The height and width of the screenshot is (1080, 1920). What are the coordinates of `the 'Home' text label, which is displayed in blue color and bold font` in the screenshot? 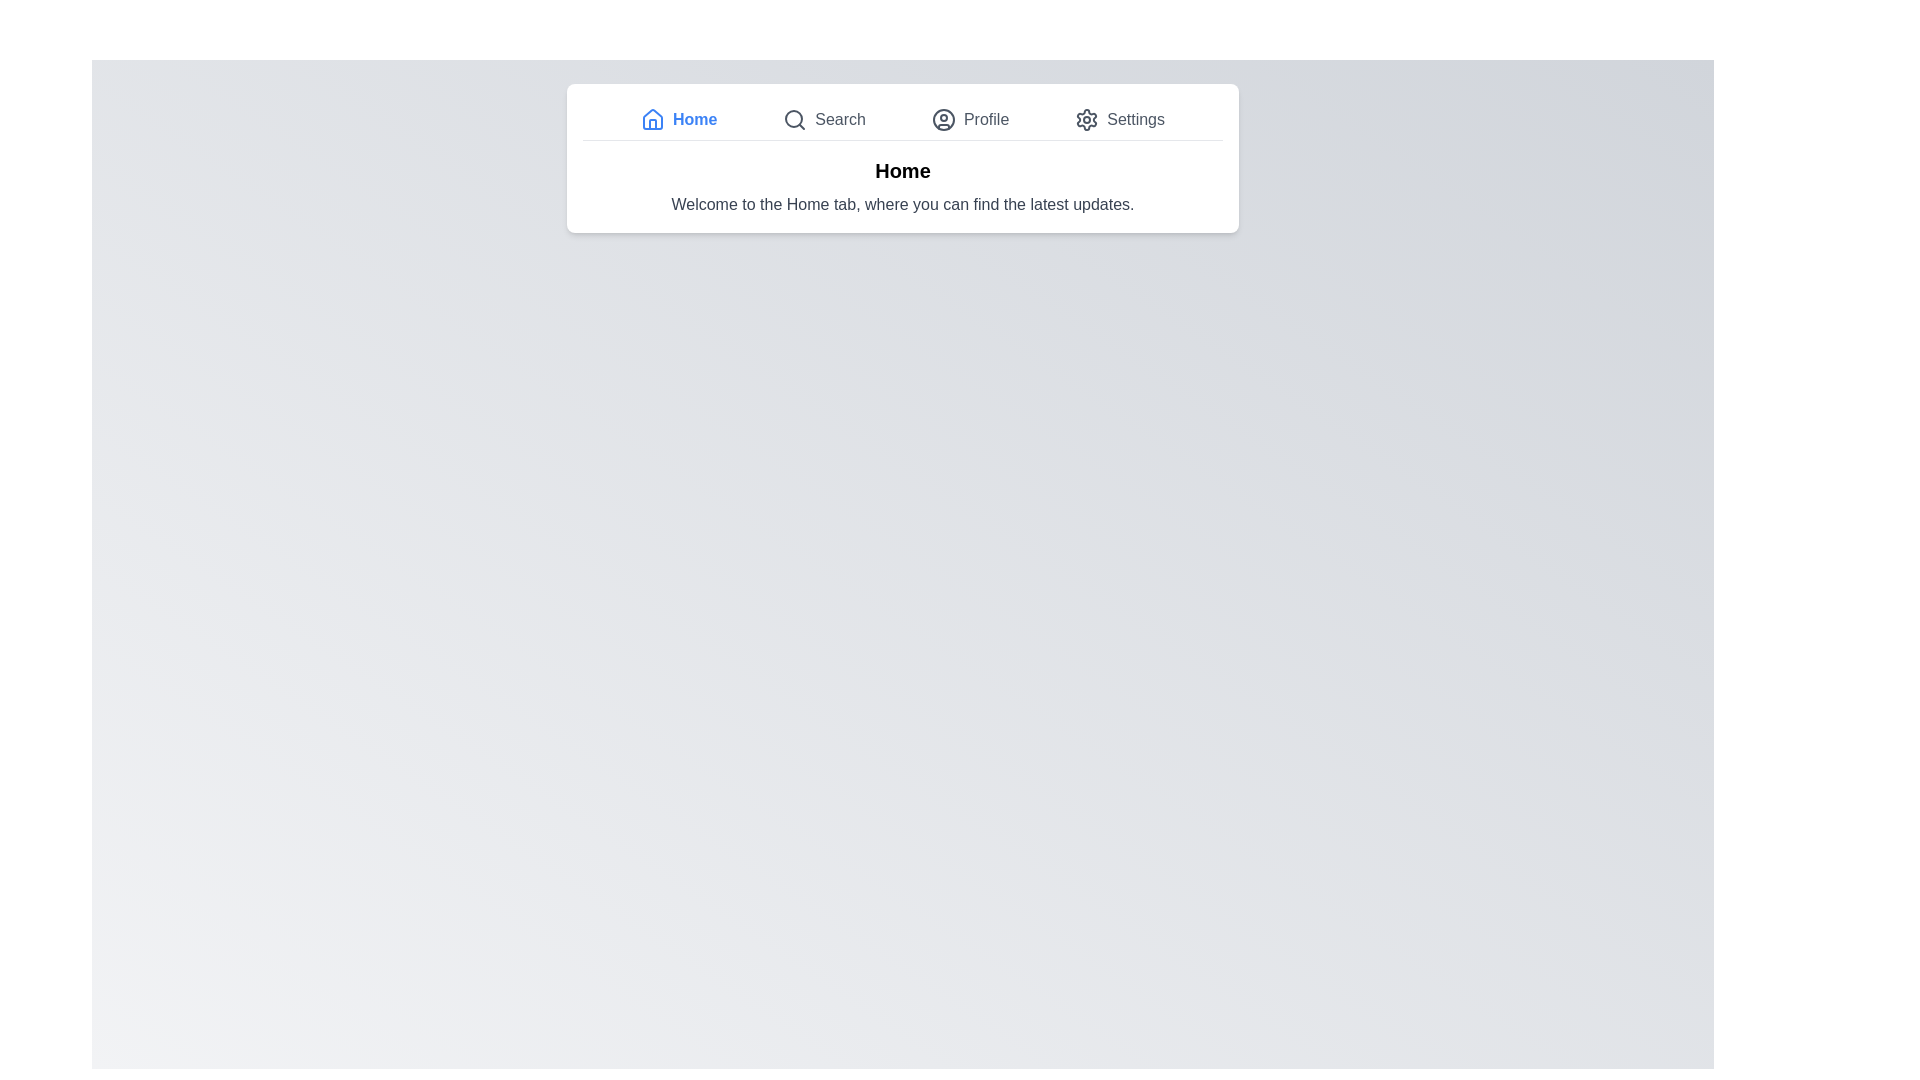 It's located at (695, 119).